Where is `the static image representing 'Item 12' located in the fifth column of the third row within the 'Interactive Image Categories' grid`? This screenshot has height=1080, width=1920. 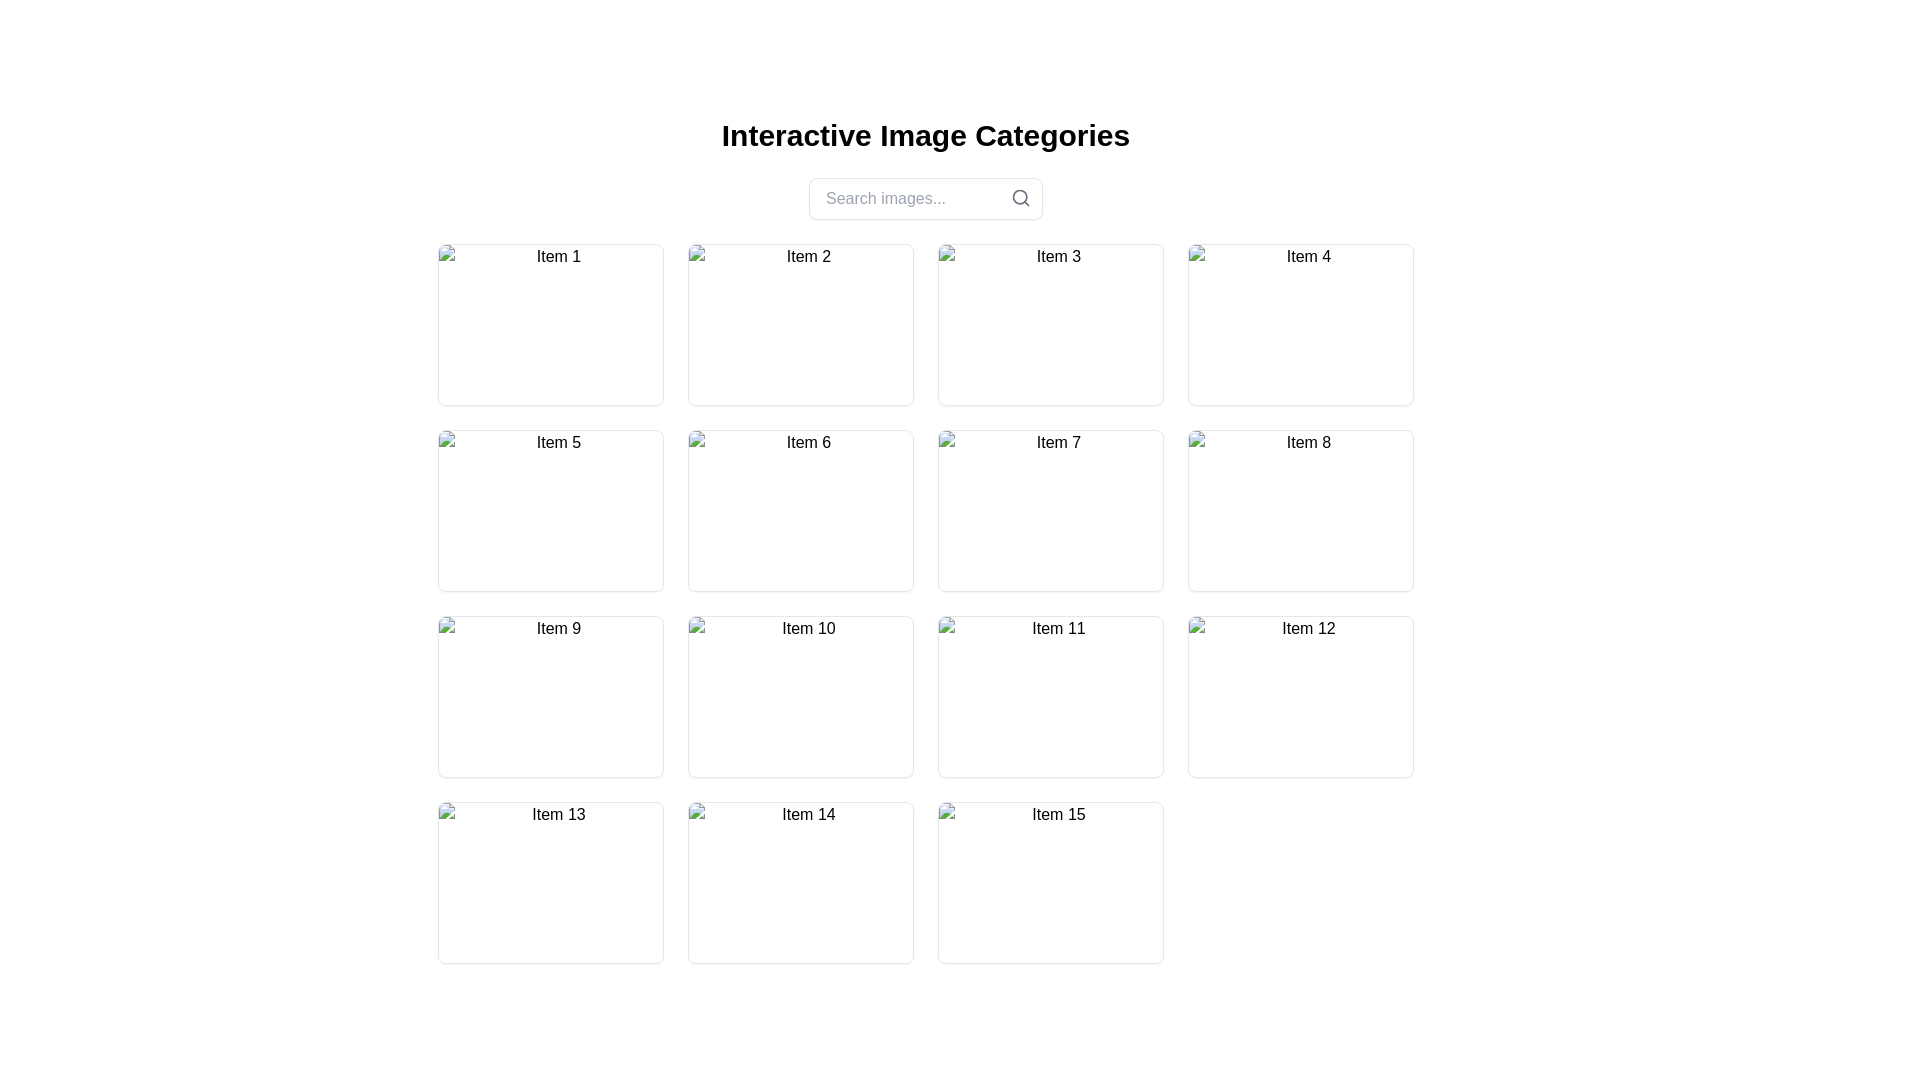 the static image representing 'Item 12' located in the fifth column of the third row within the 'Interactive Image Categories' grid is located at coordinates (1300, 696).